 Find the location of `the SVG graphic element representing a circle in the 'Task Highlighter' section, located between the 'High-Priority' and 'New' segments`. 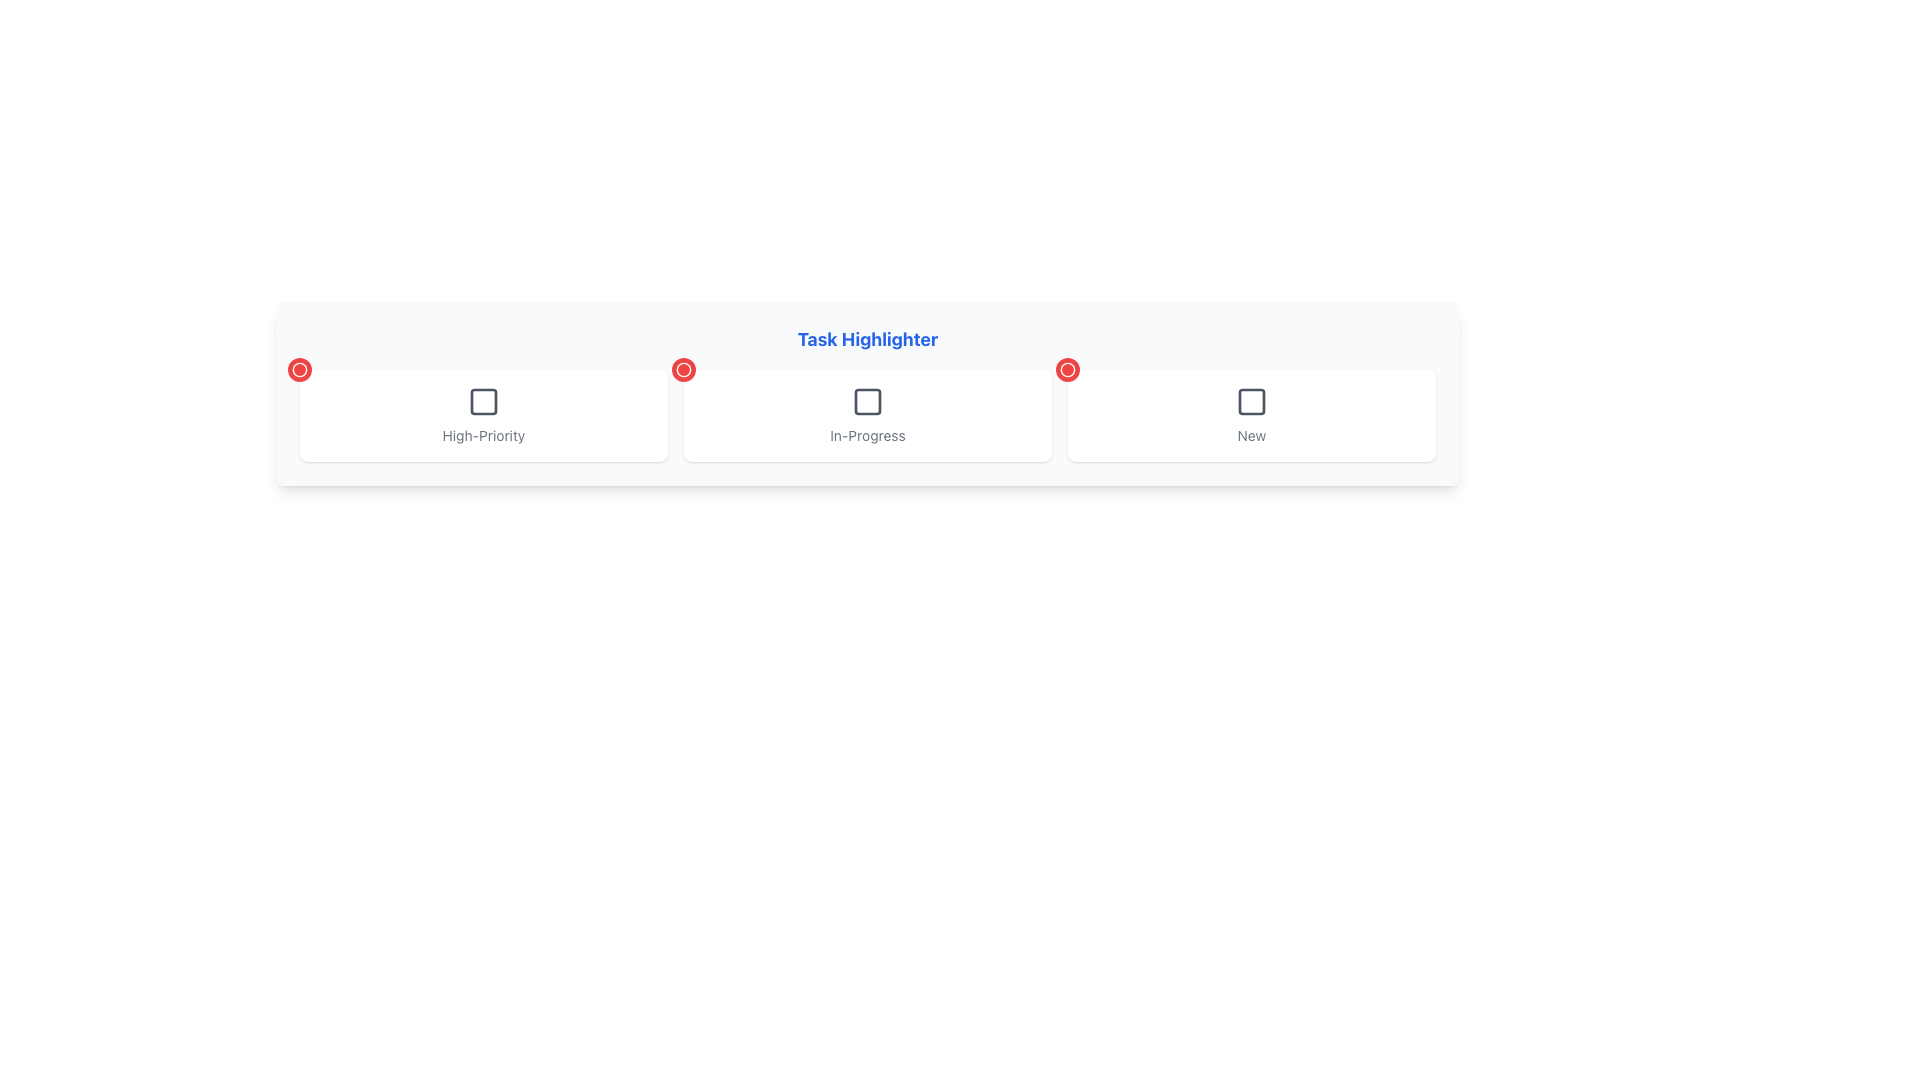

the SVG graphic element representing a circle in the 'Task Highlighter' section, located between the 'High-Priority' and 'New' segments is located at coordinates (1067, 370).